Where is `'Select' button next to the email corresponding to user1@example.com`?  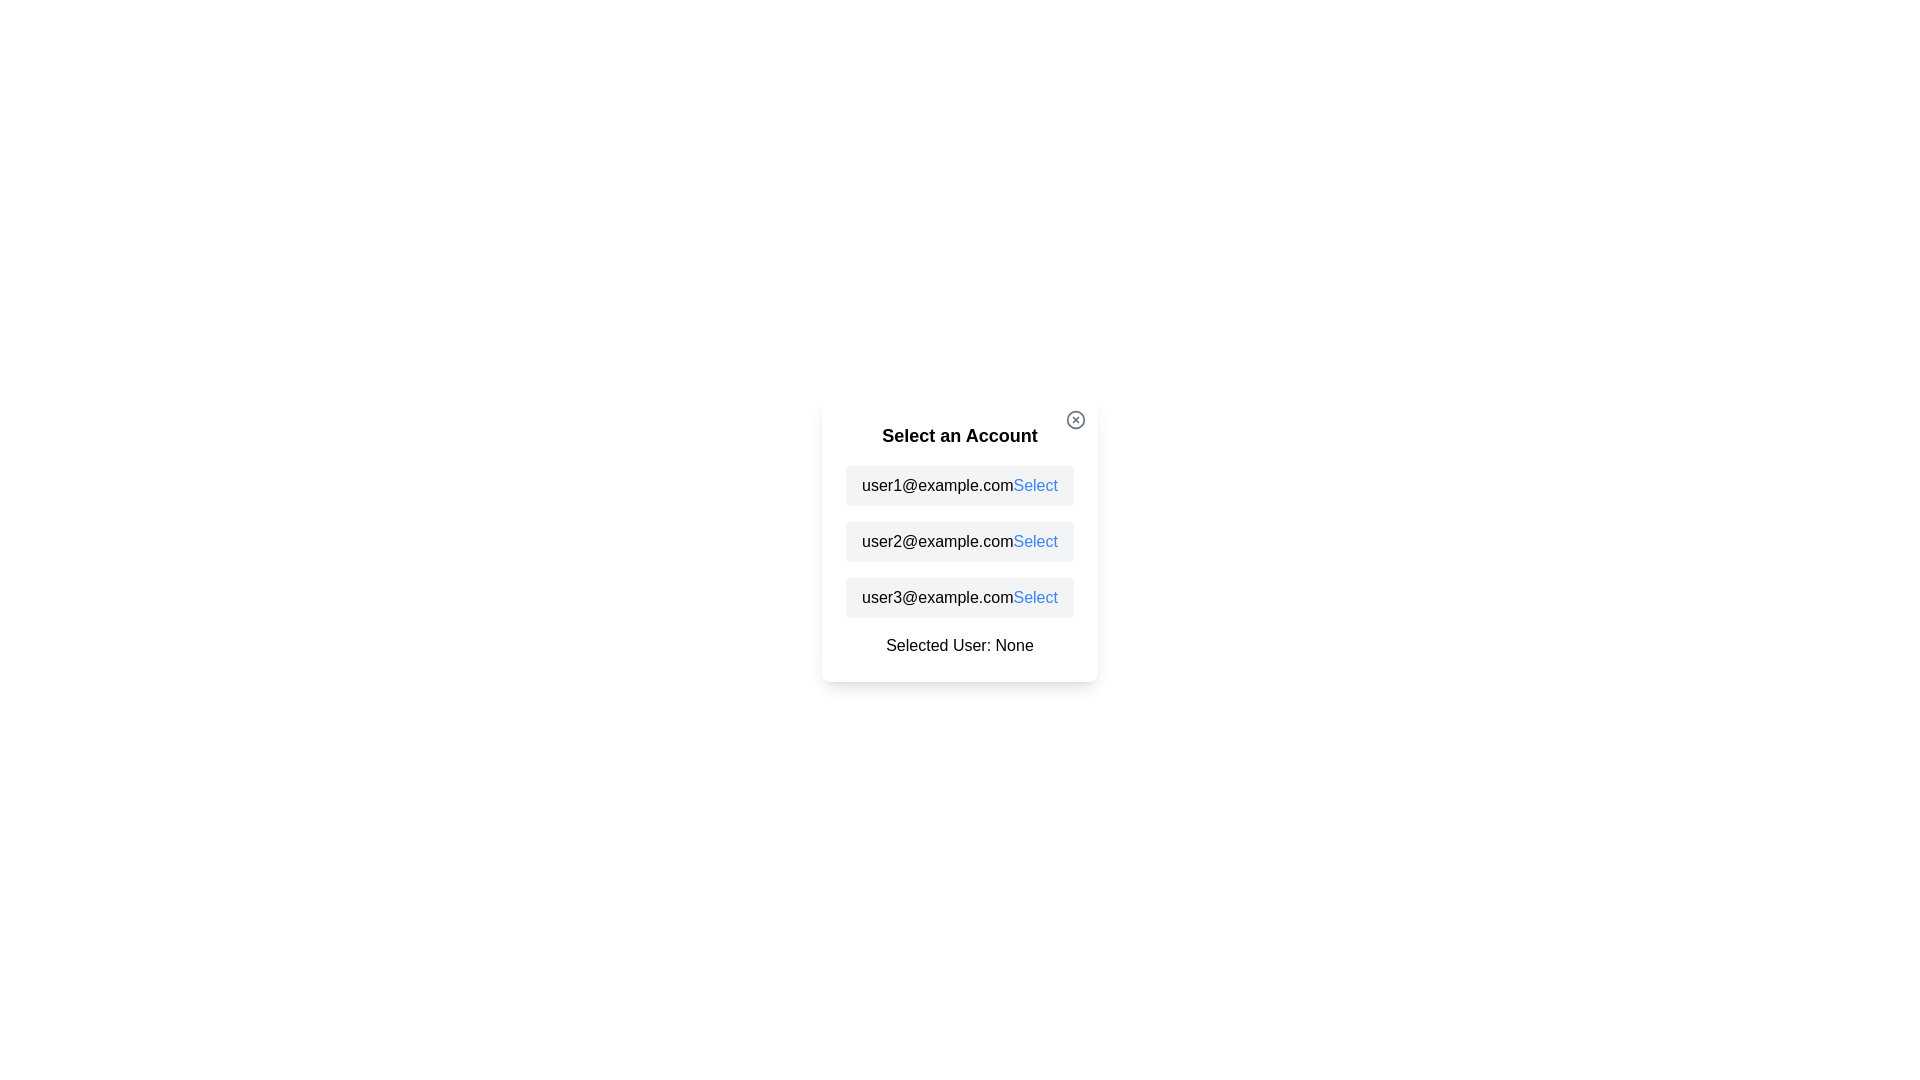
'Select' button next to the email corresponding to user1@example.com is located at coordinates (1035, 486).